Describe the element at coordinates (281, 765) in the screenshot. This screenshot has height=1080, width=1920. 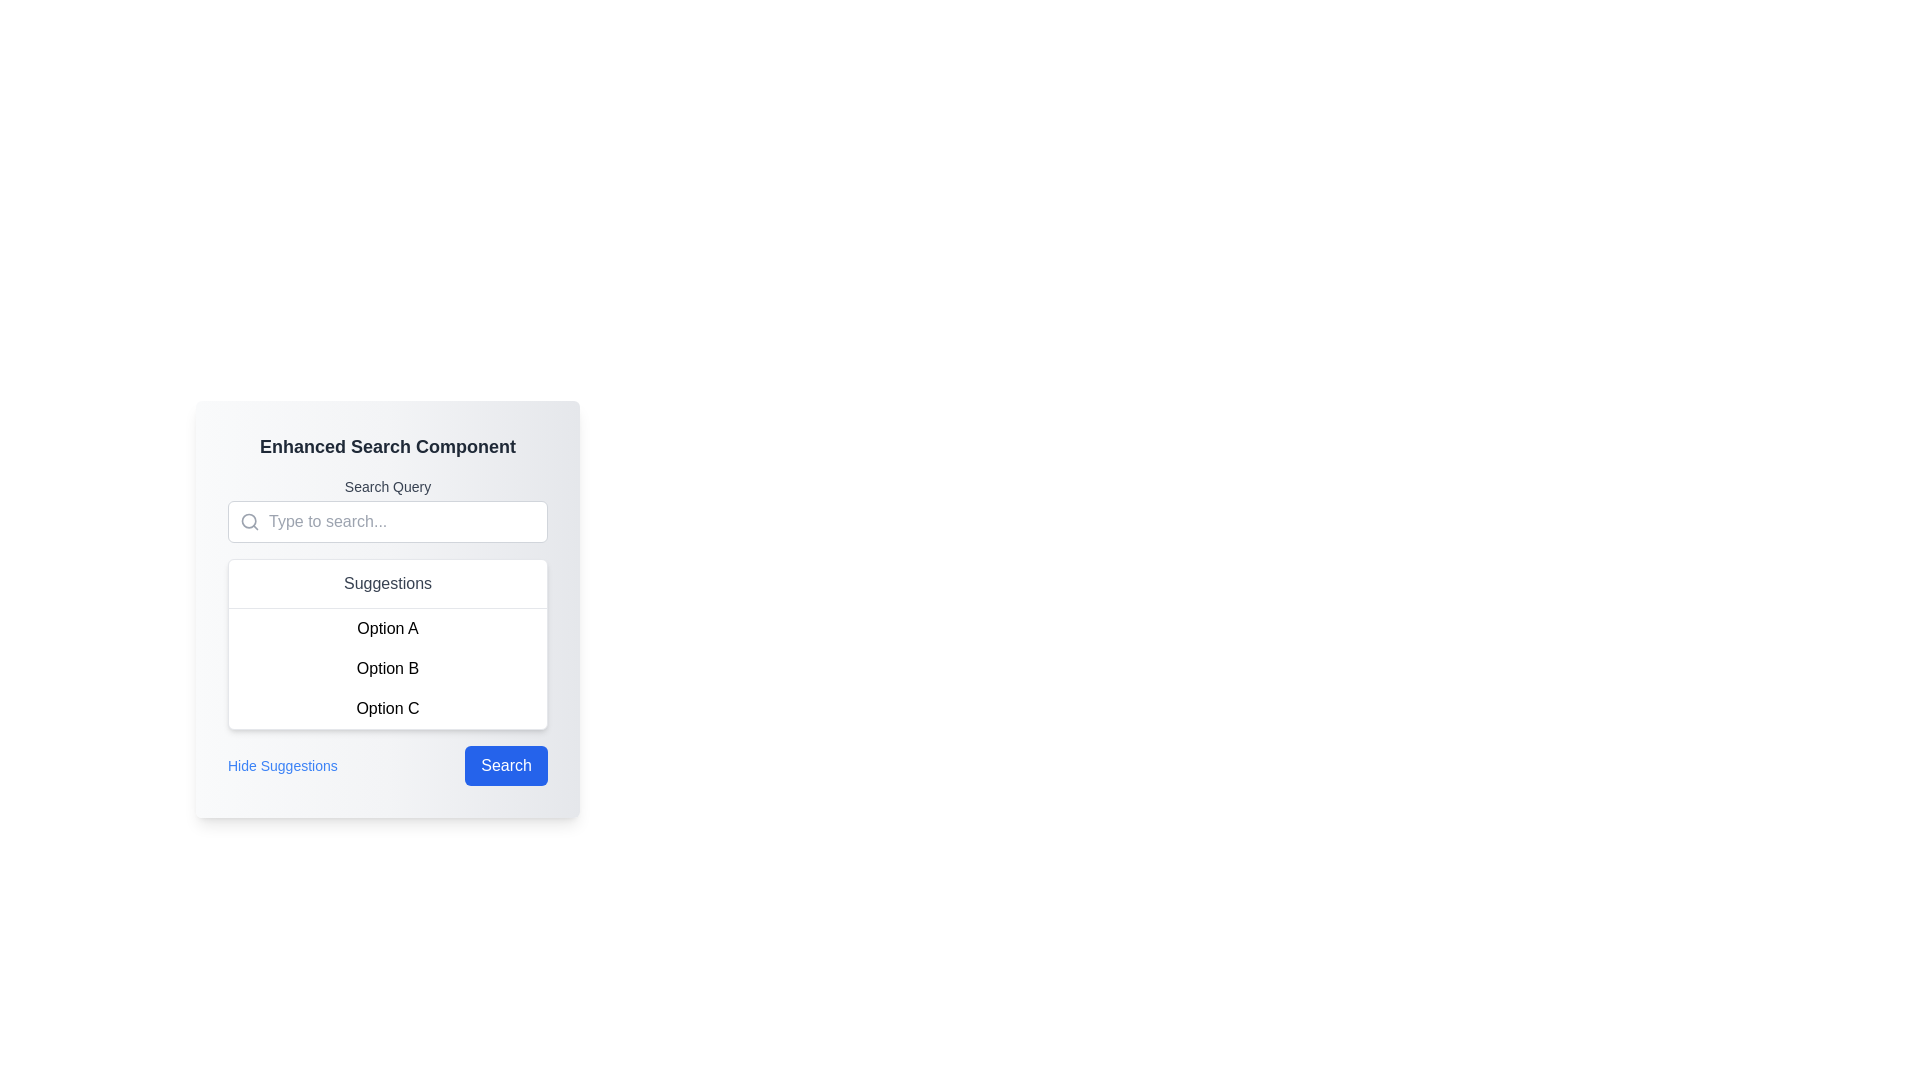
I see `the button that hides suggestions, located on the left side of the horizontal layout below the 'Suggestions' section` at that location.